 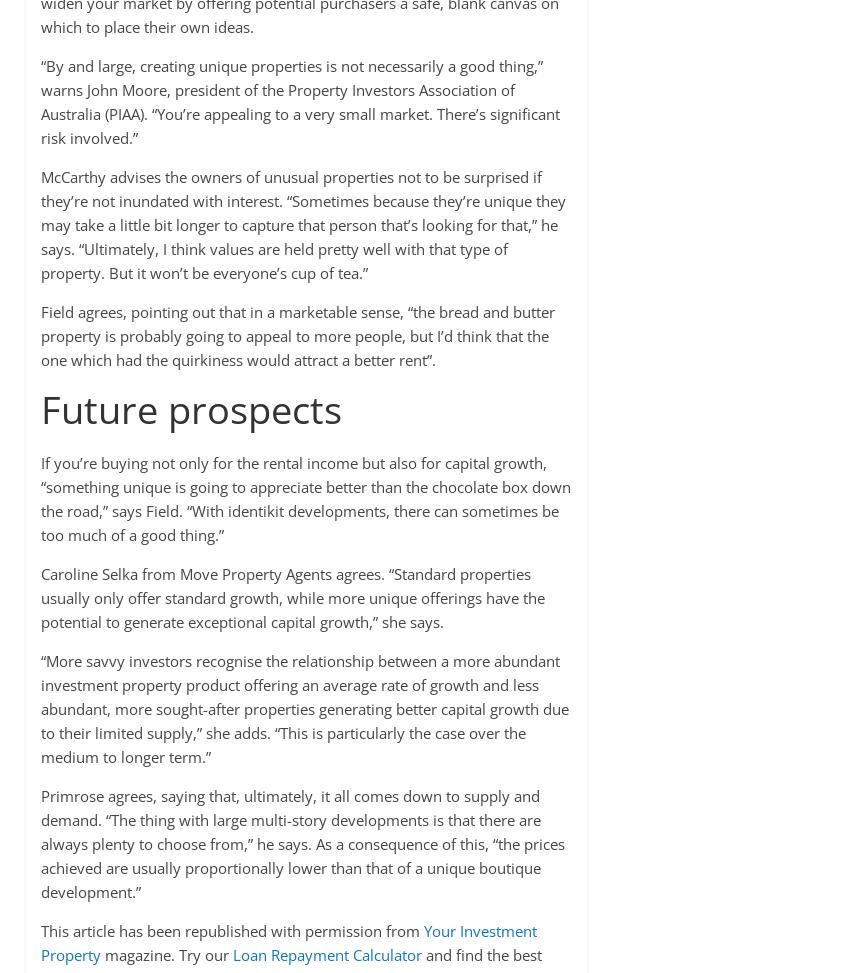 What do you see at coordinates (287, 942) in the screenshot?
I see `'Your Investment Property'` at bounding box center [287, 942].